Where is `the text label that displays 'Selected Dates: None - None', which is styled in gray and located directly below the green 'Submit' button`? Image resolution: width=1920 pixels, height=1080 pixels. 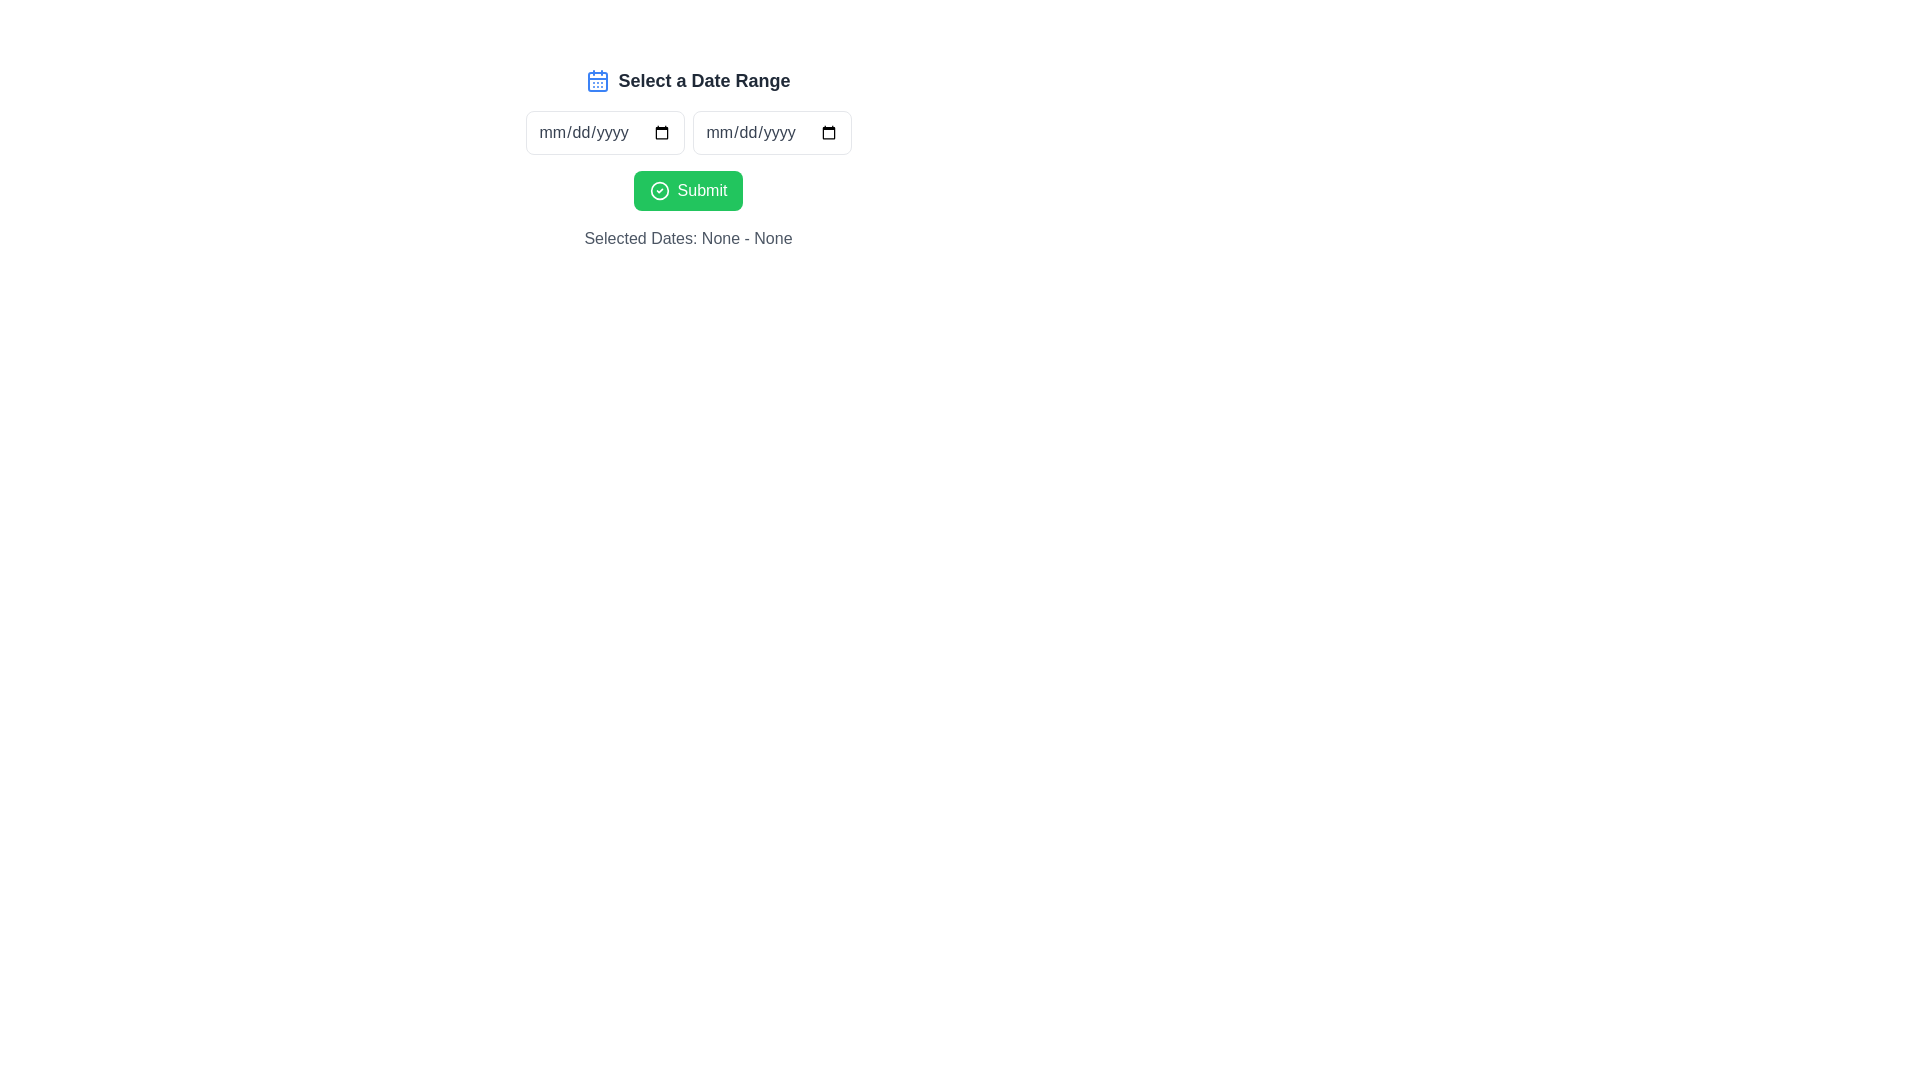
the text label that displays 'Selected Dates: None - None', which is styled in gray and located directly below the green 'Submit' button is located at coordinates (688, 238).